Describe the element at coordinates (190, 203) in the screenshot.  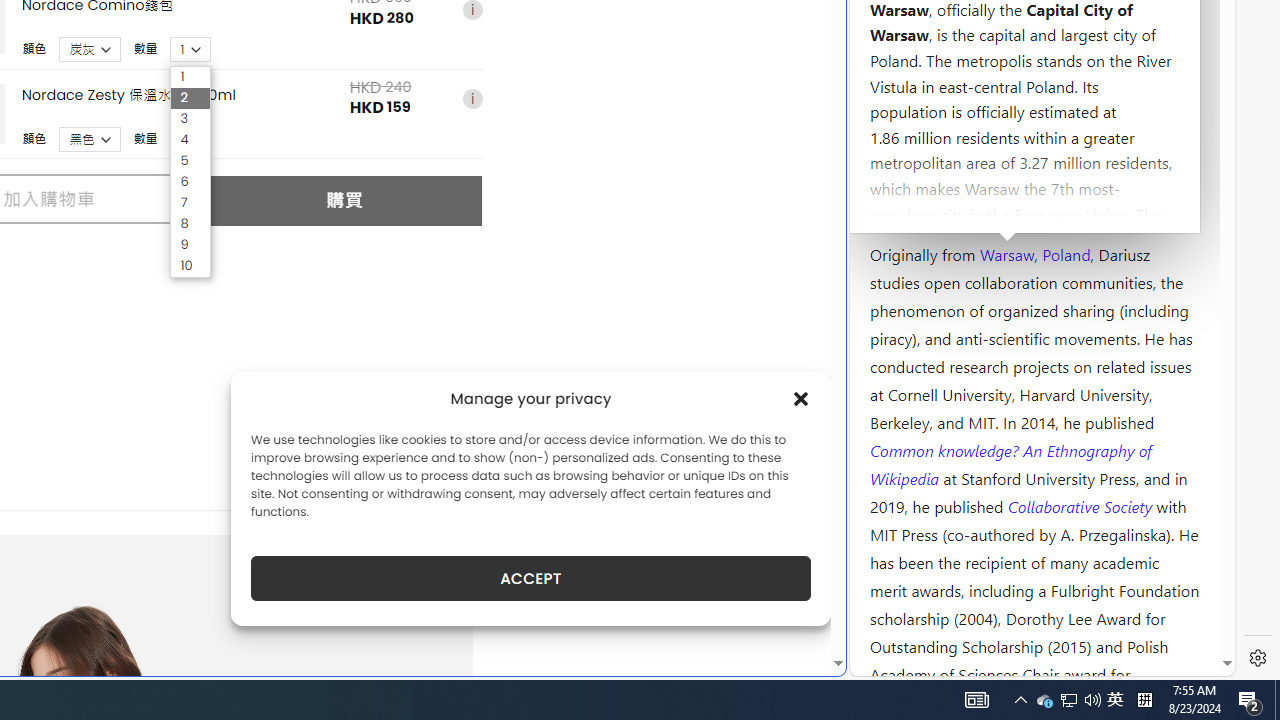
I see `'7'` at that location.